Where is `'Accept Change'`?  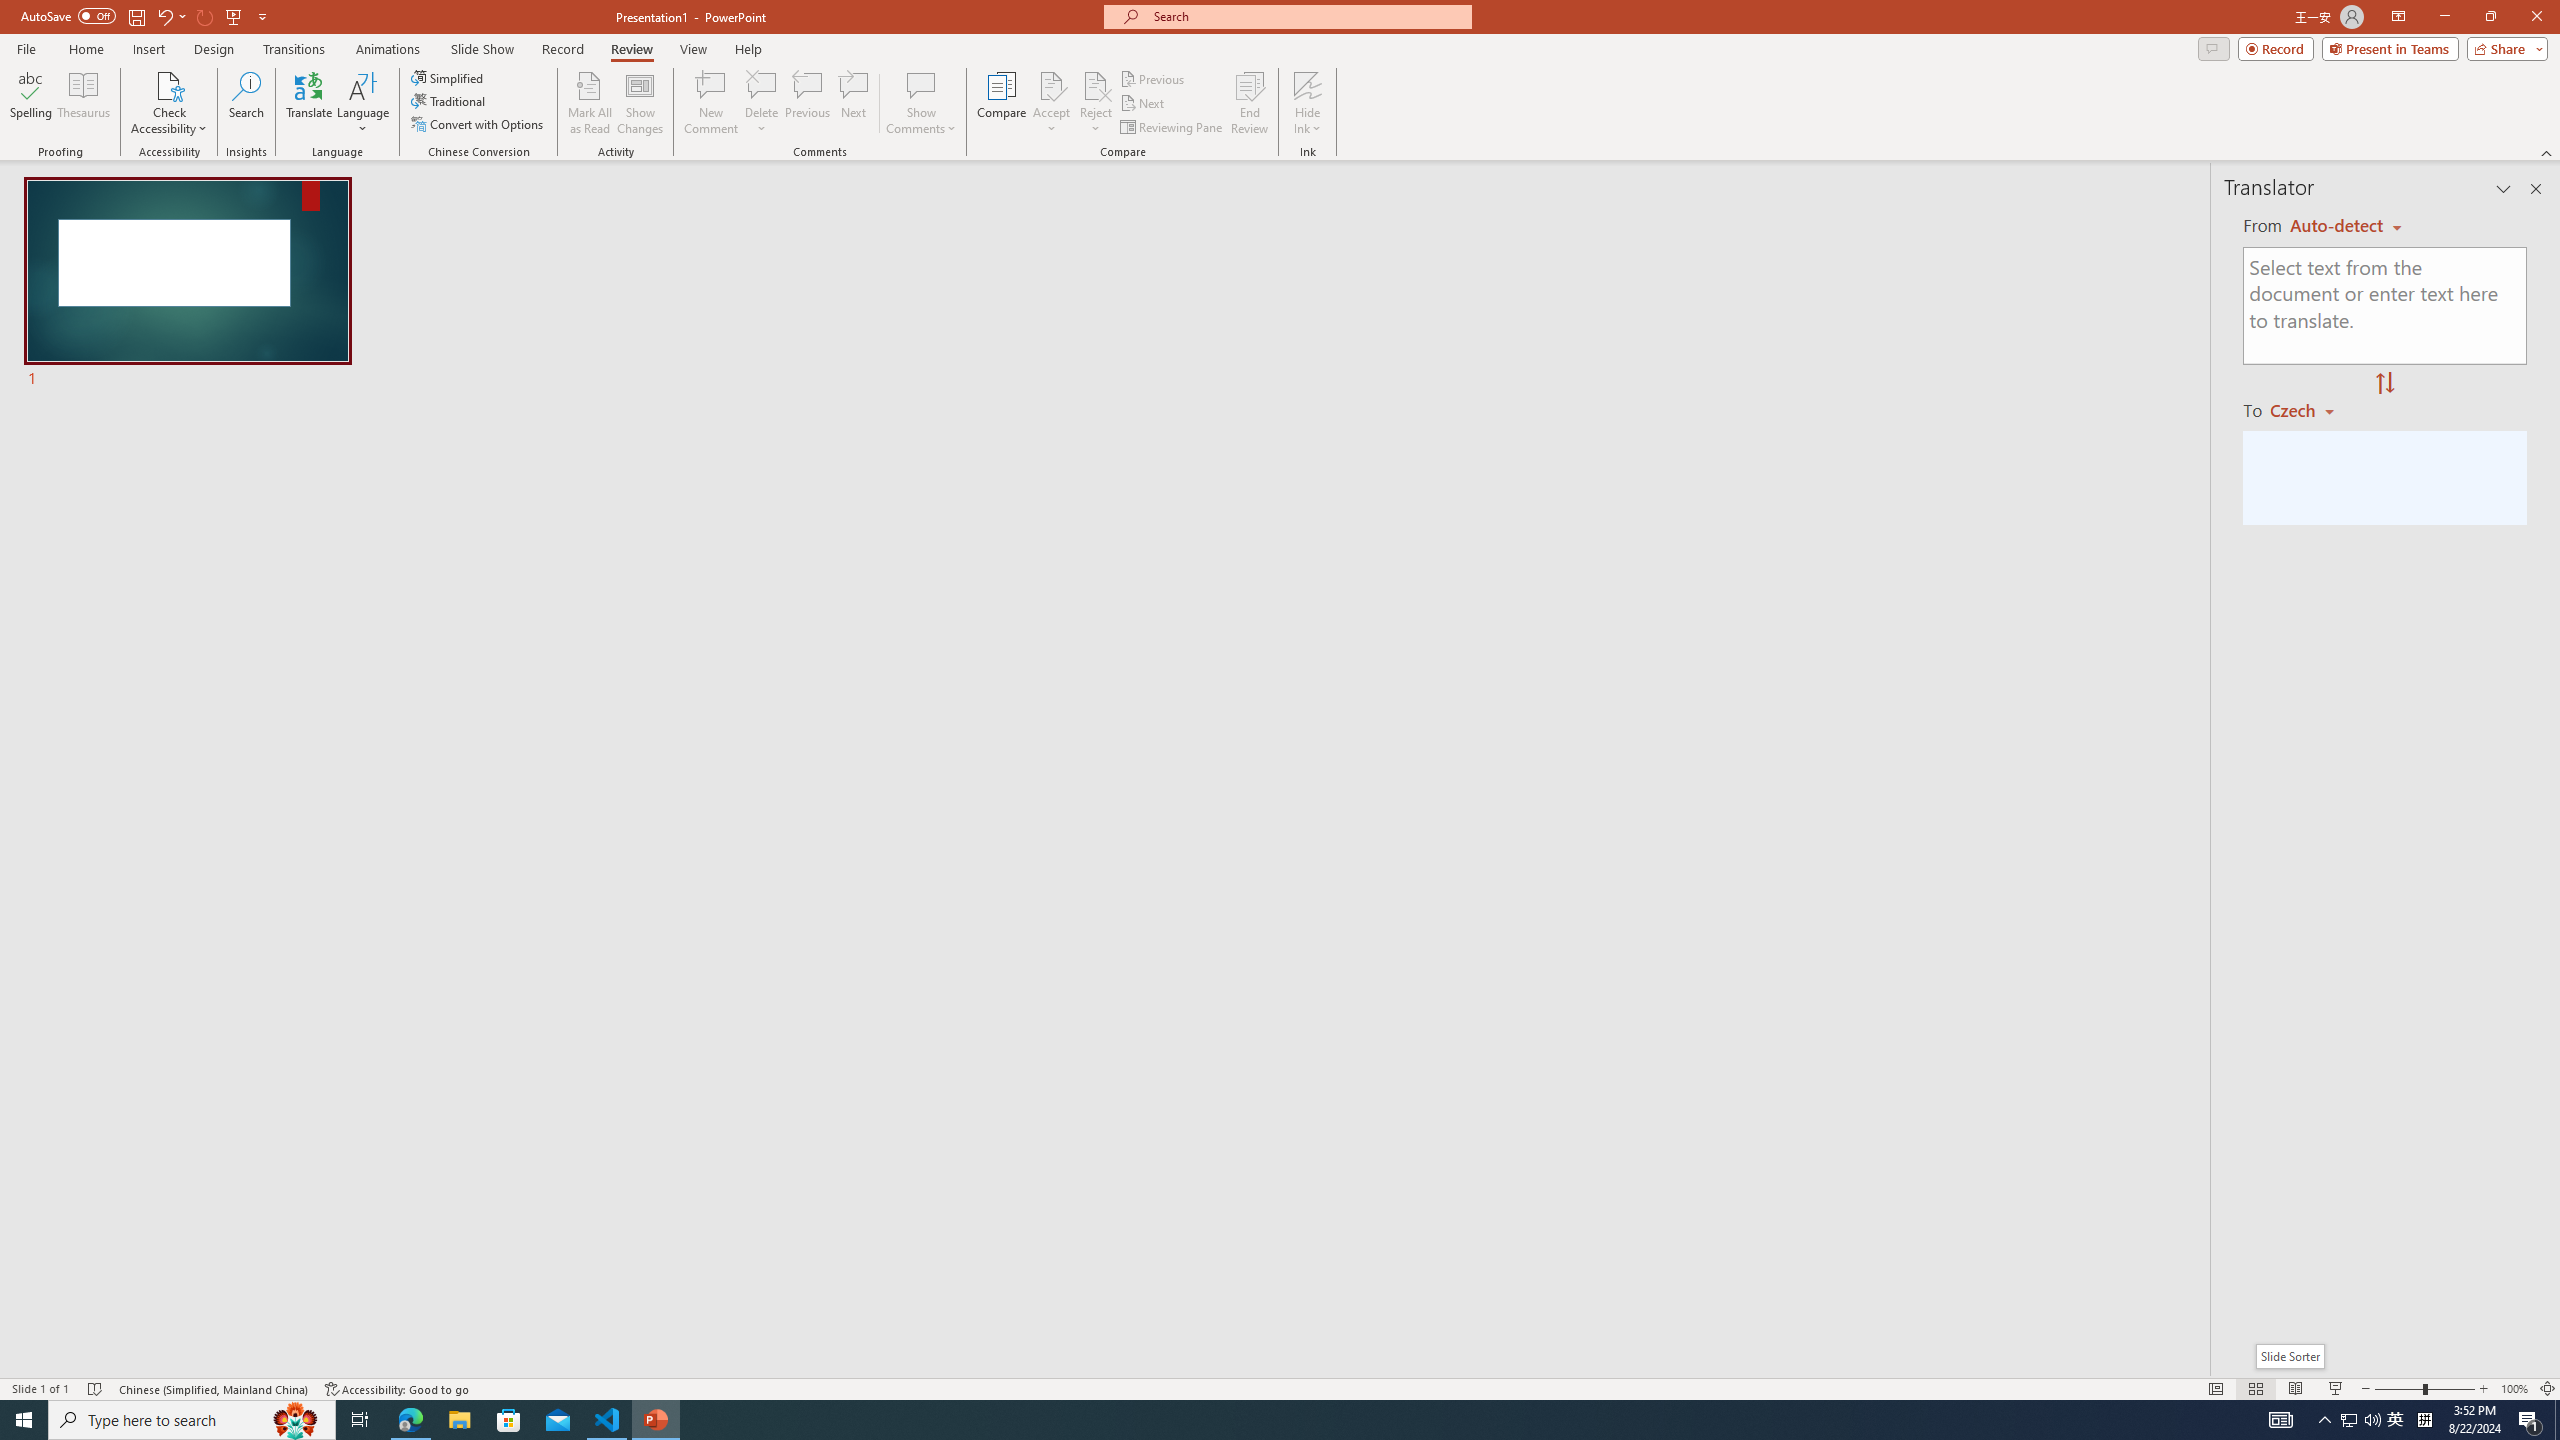
'Accept Change' is located at coordinates (1051, 84).